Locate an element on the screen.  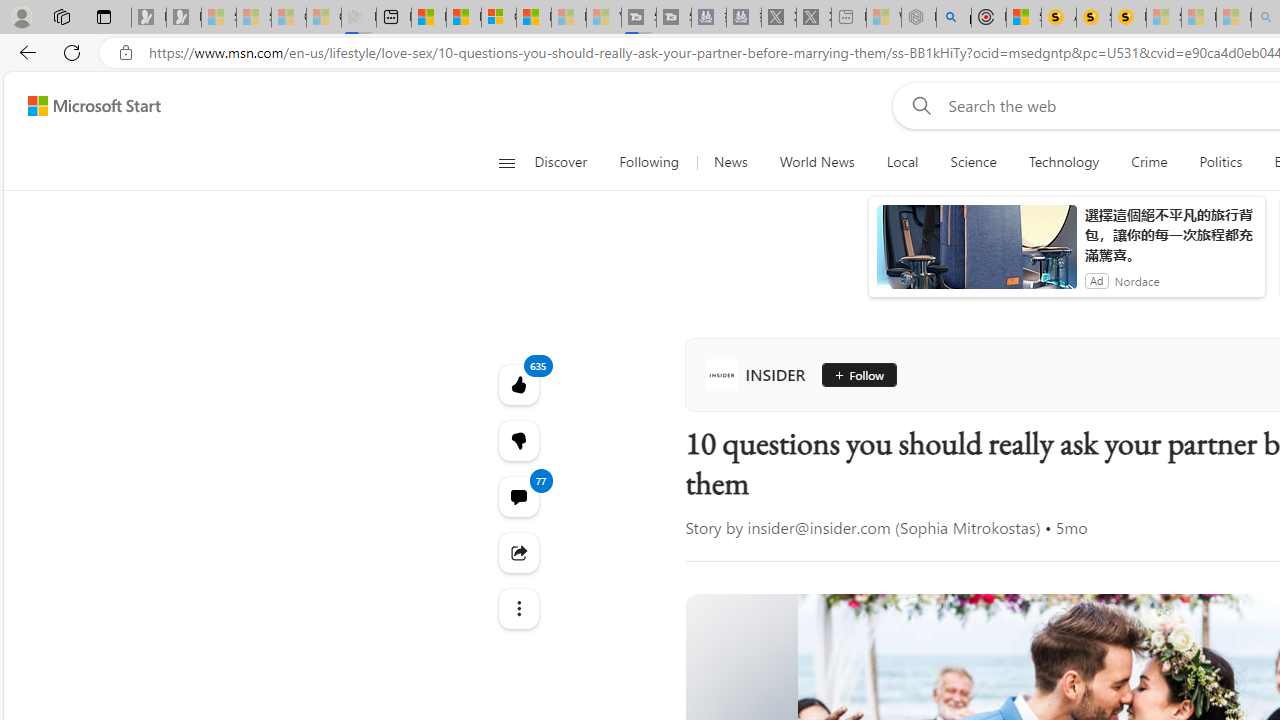
'Wildlife - MSN - Sleeping' is located at coordinates (882, 17).